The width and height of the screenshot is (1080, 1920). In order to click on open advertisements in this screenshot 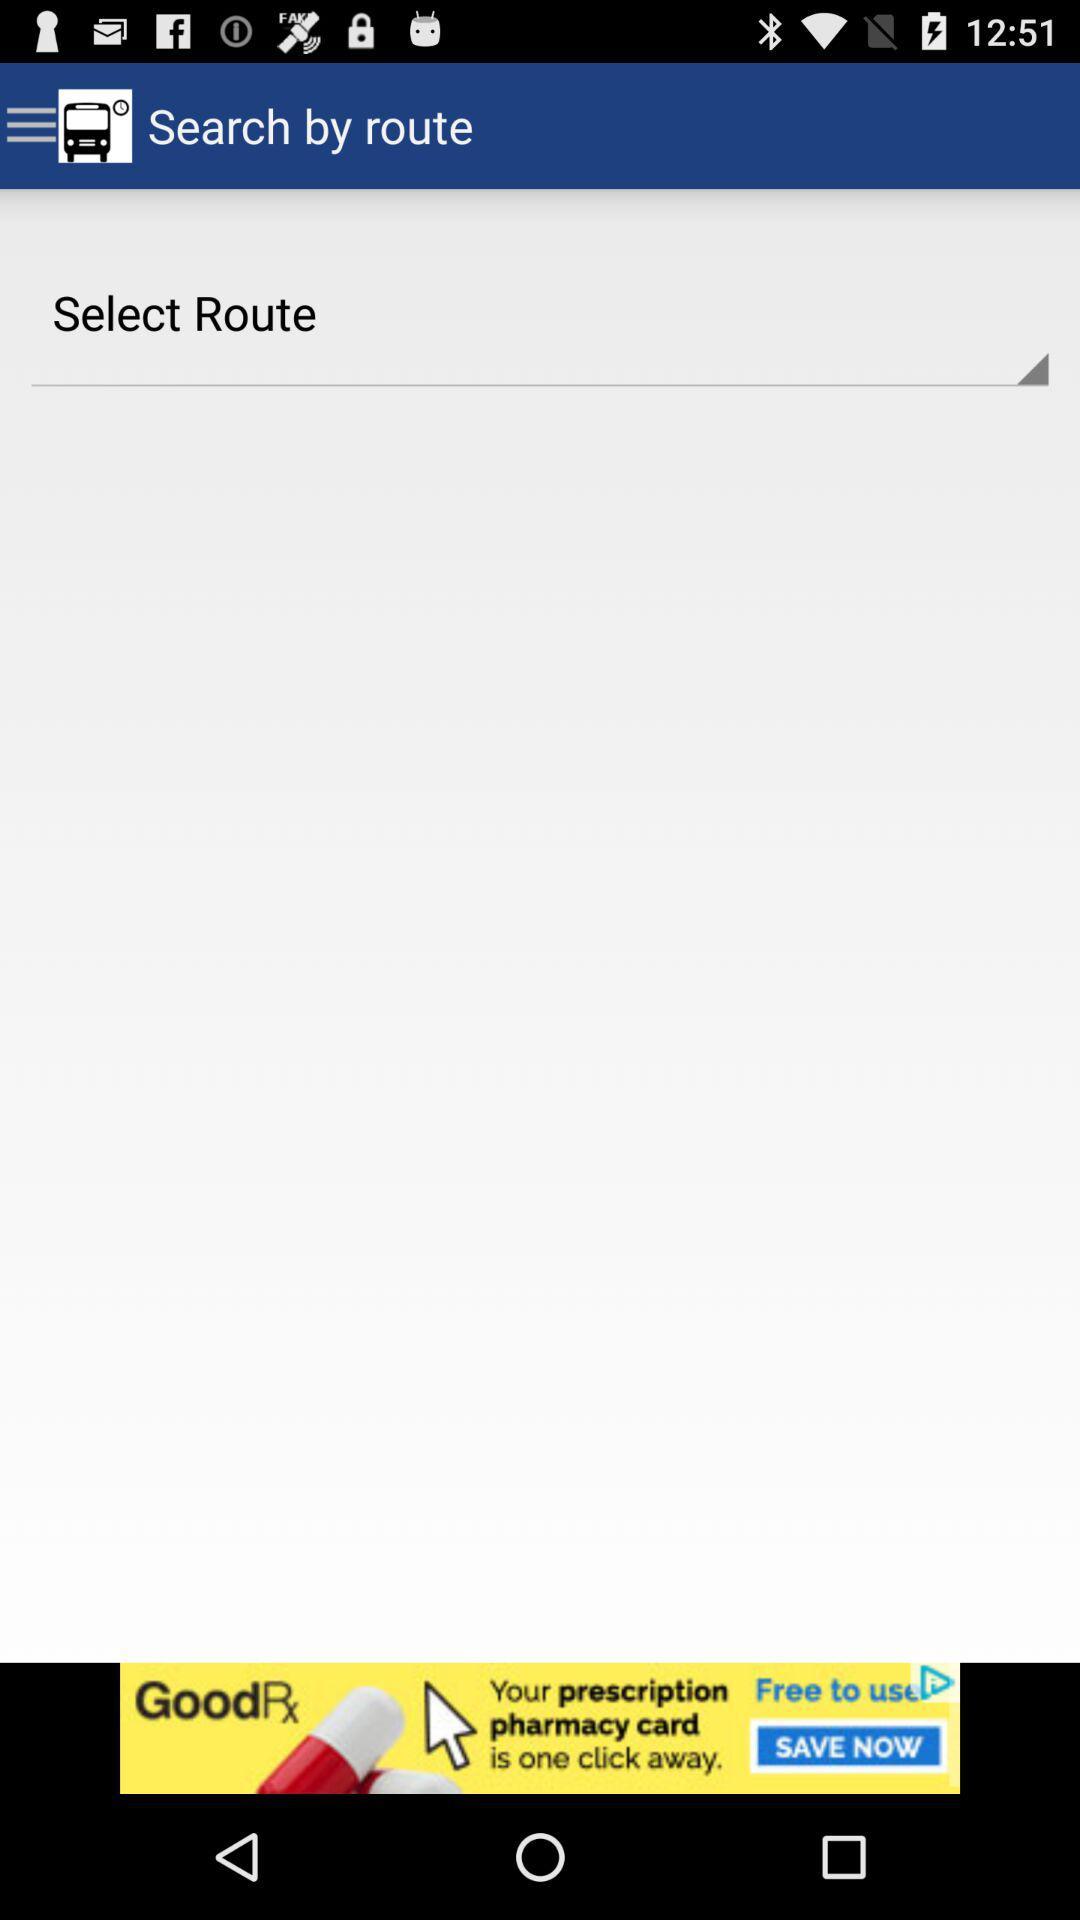, I will do `click(540, 1727)`.